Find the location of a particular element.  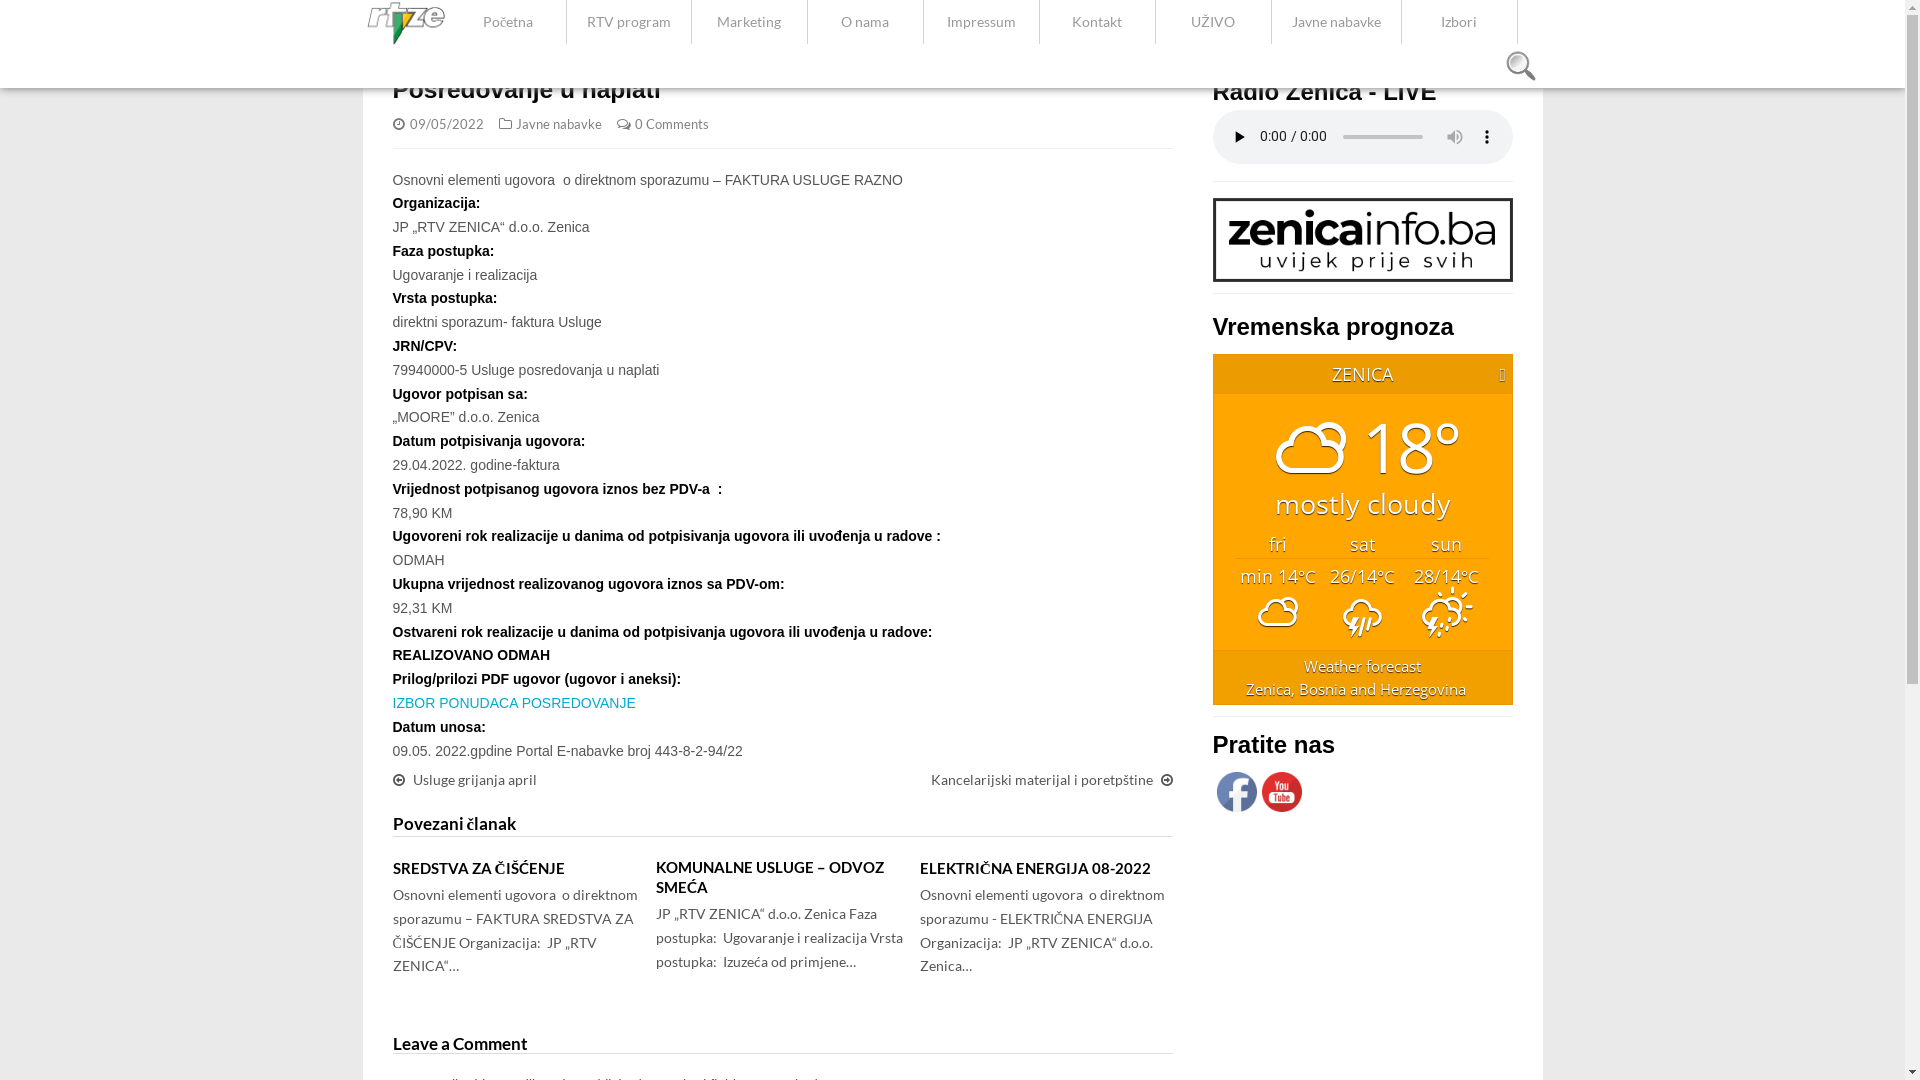

'Javne nabavke' is located at coordinates (558, 123).